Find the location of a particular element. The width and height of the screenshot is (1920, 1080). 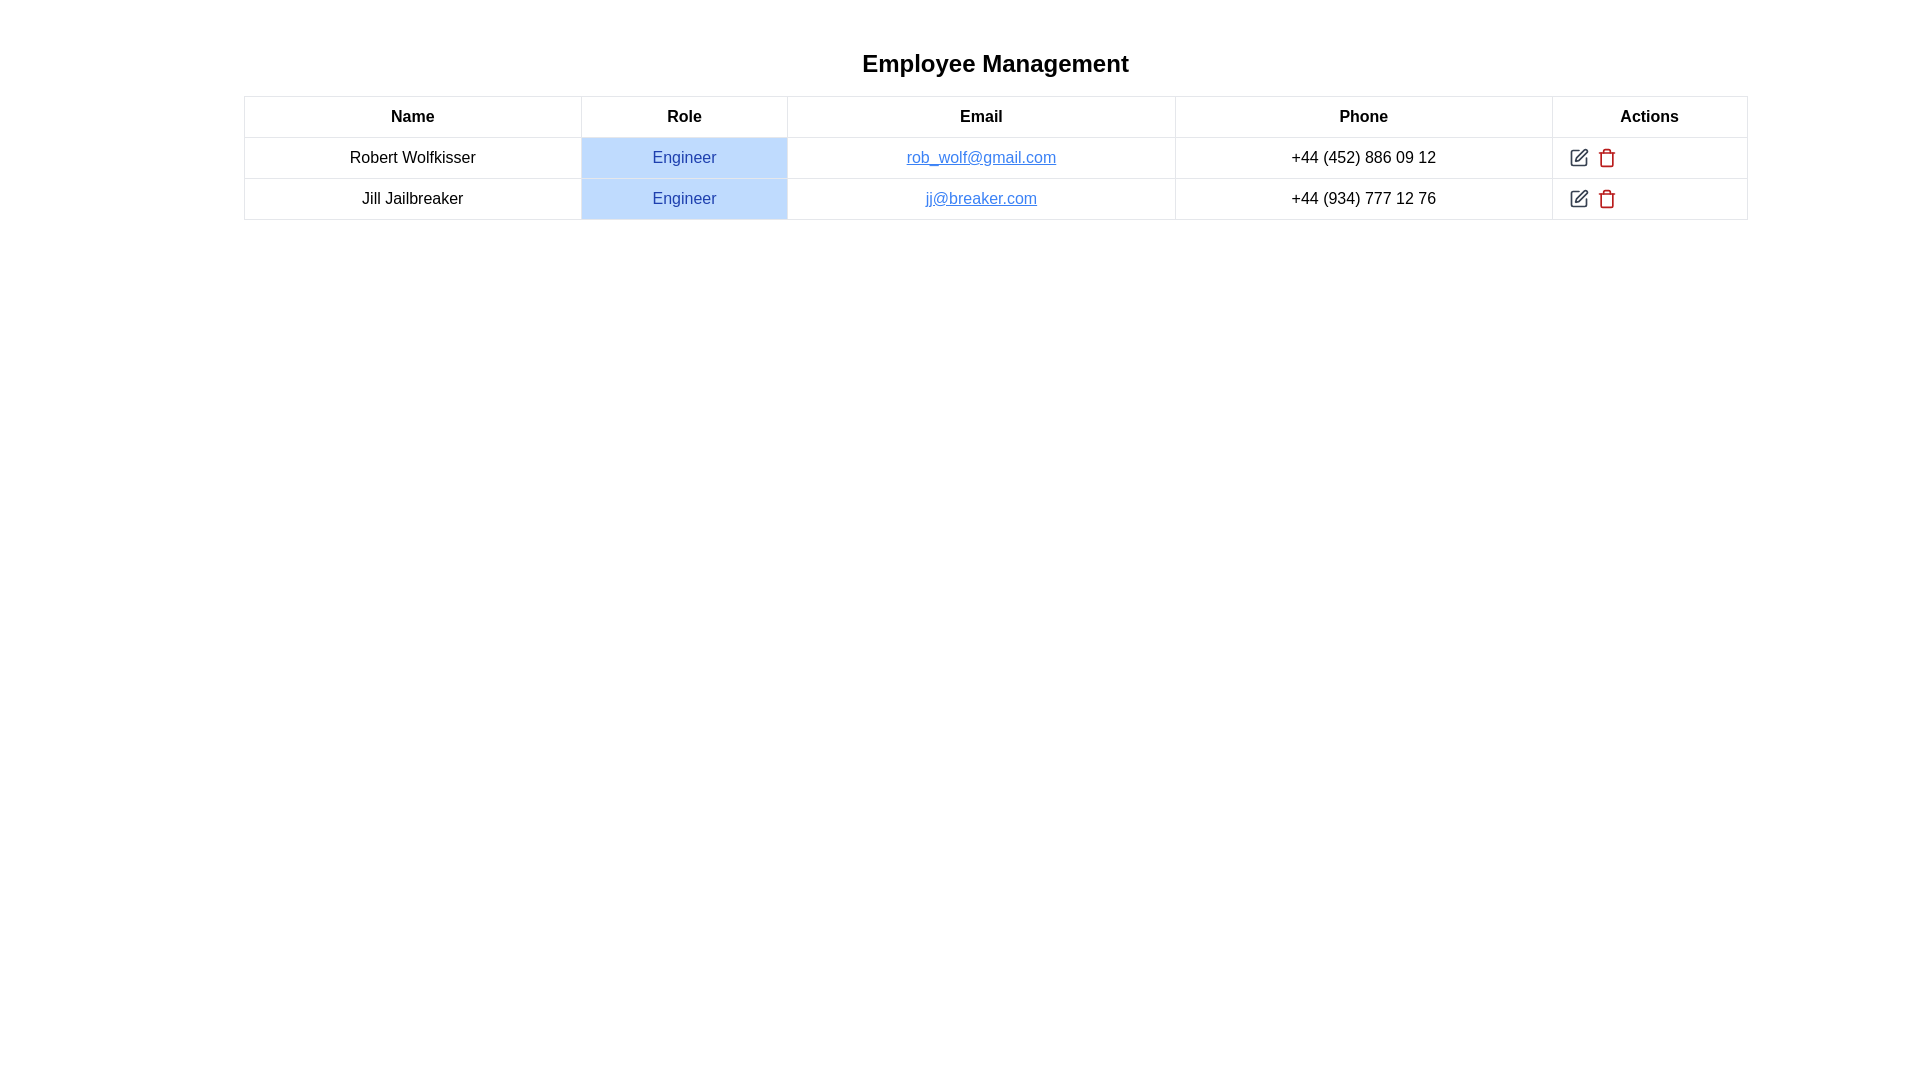

the non-interactive layout element located in the 'Actions' column of the second row representing 'Jill Jailbreaker', positioned to the right of the delete button is located at coordinates (1649, 199).